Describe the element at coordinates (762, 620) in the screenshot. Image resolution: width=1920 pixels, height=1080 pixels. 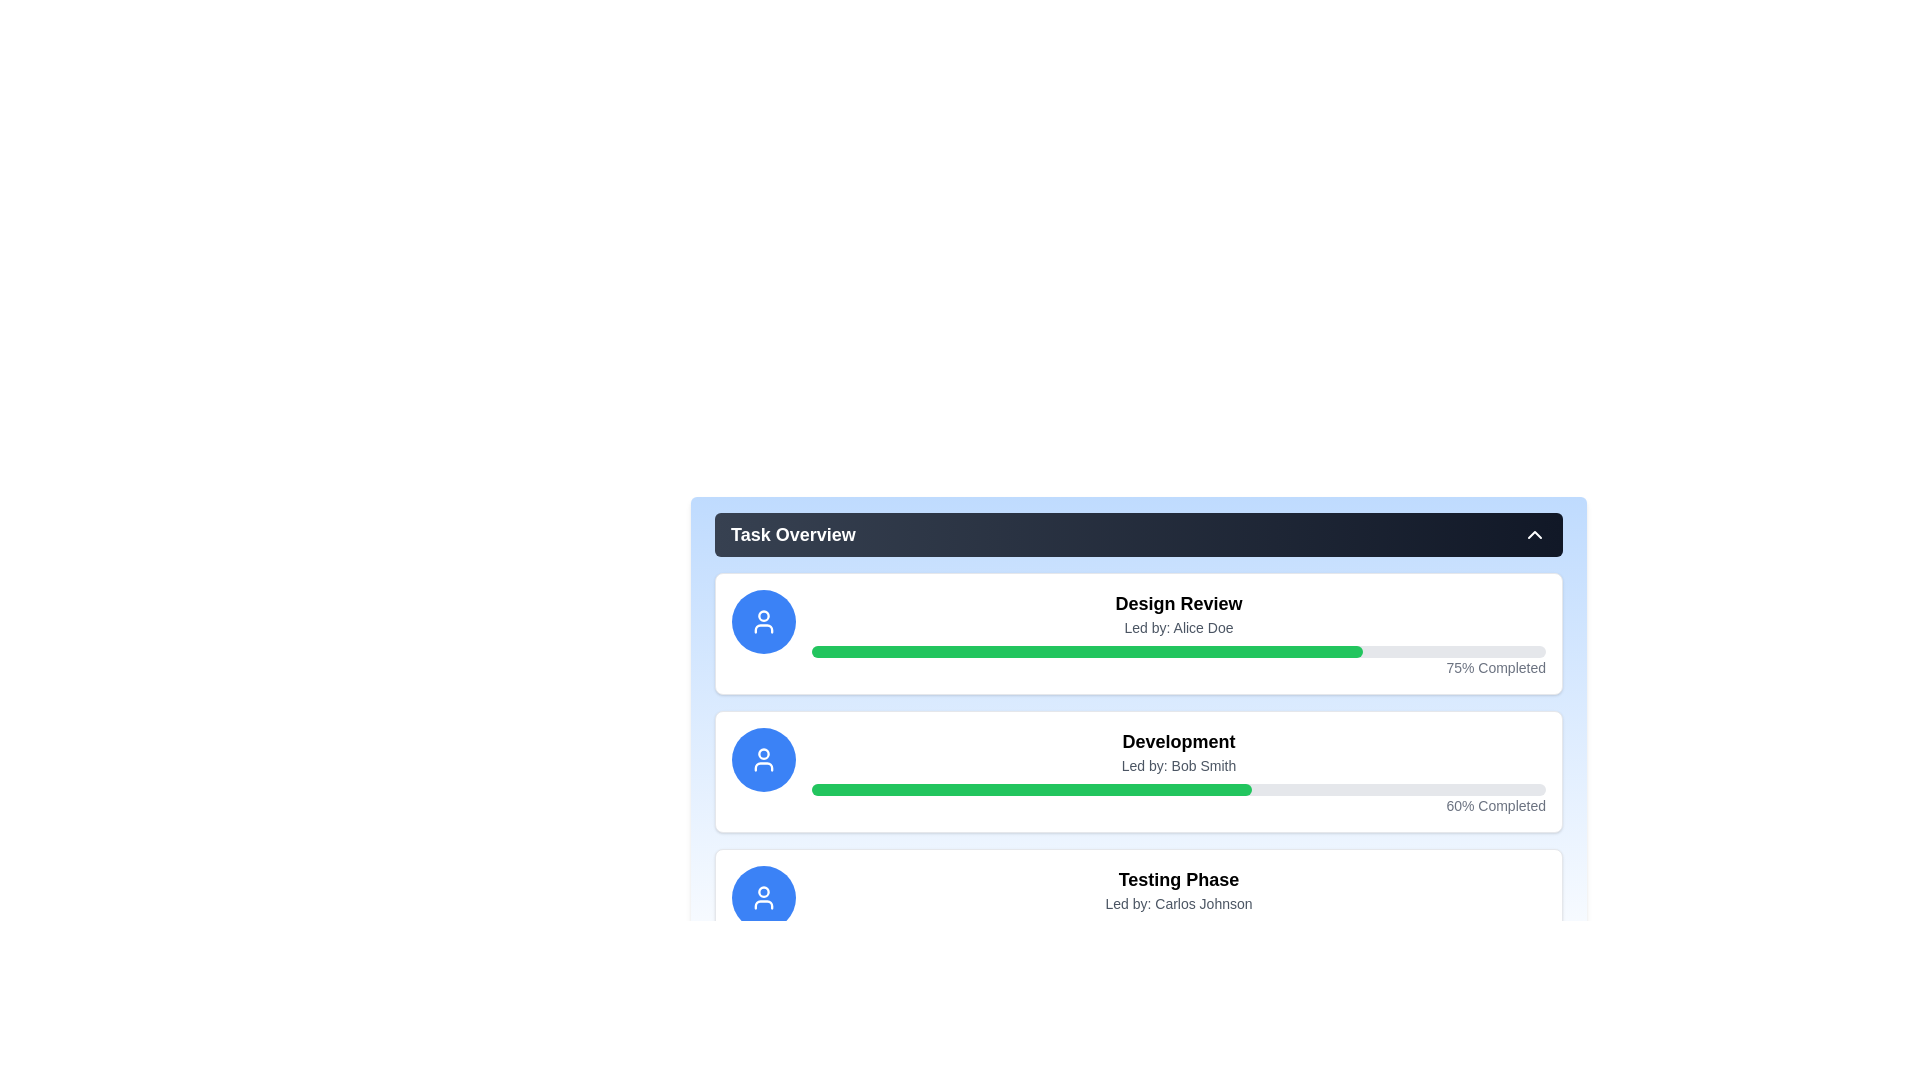
I see `the circular icon with a blue background and a white user symbol, located in the 'Design Review' card within the 'Task Overview' section` at that location.